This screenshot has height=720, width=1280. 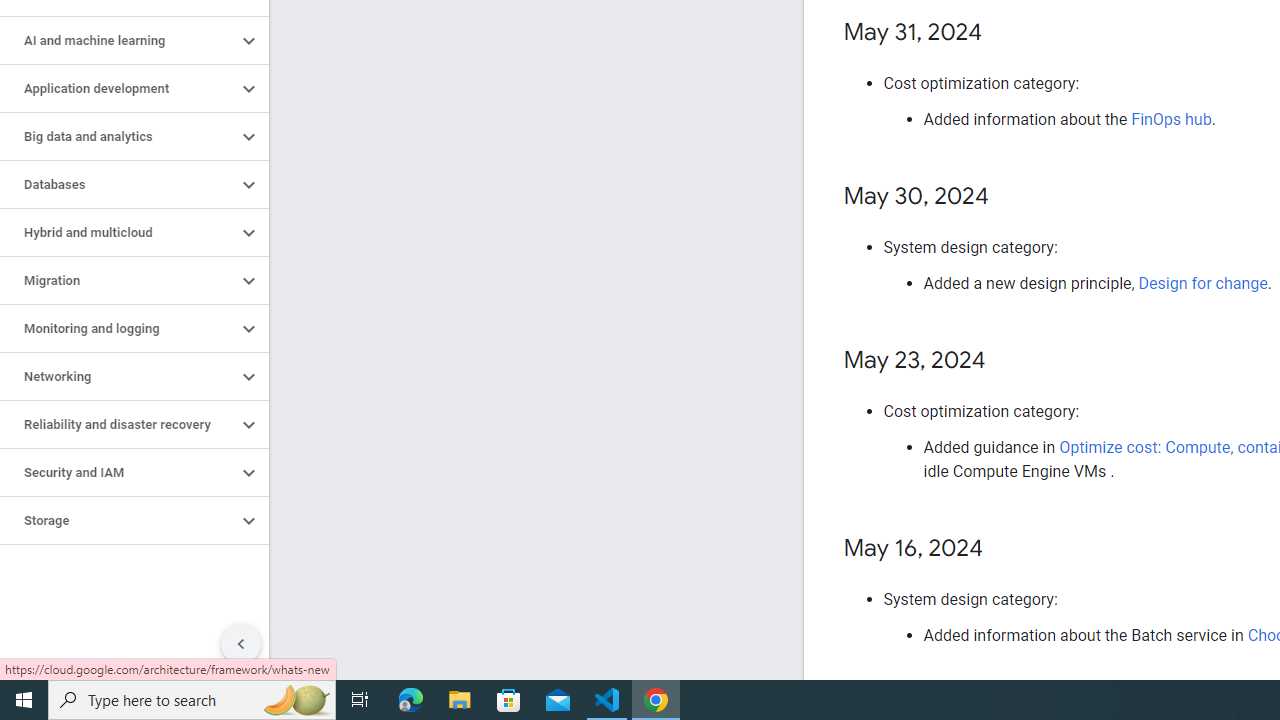 What do you see at coordinates (1006, 361) in the screenshot?
I see `'Copy link to this section: May 23, 2024'` at bounding box center [1006, 361].